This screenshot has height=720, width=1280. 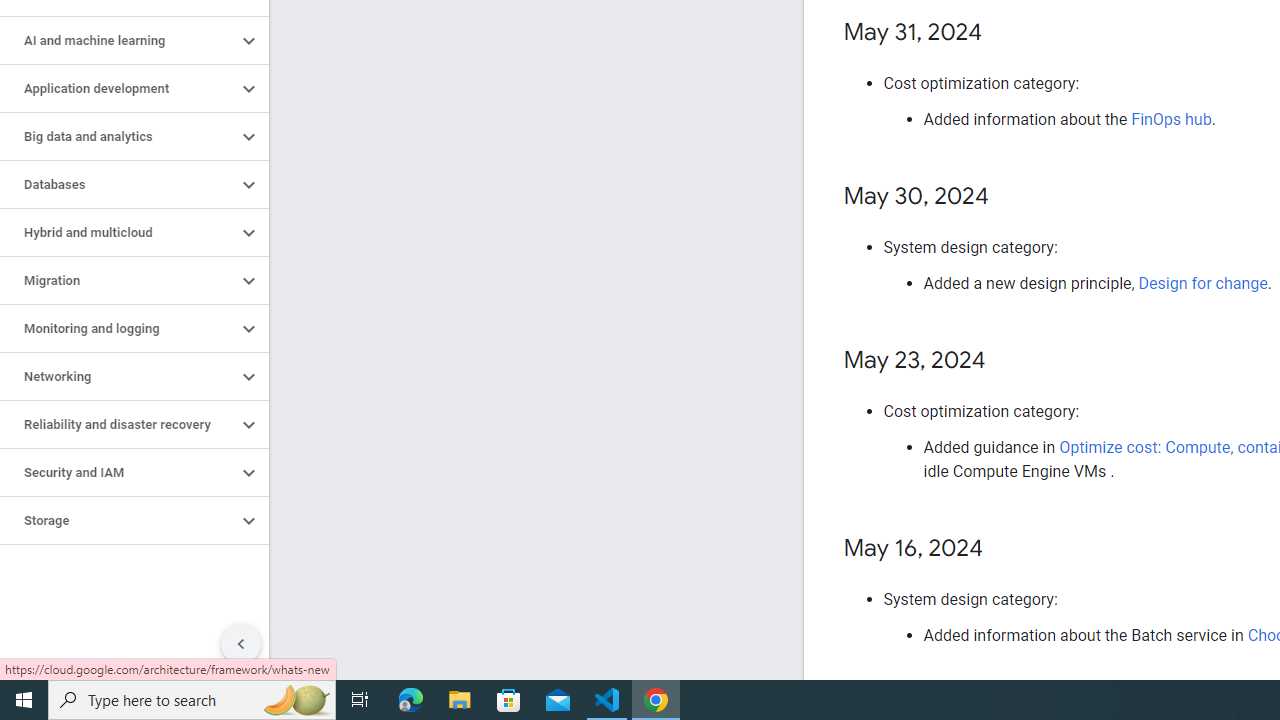 What do you see at coordinates (1006, 361) in the screenshot?
I see `'Copy link to this section: May 23, 2024'` at bounding box center [1006, 361].